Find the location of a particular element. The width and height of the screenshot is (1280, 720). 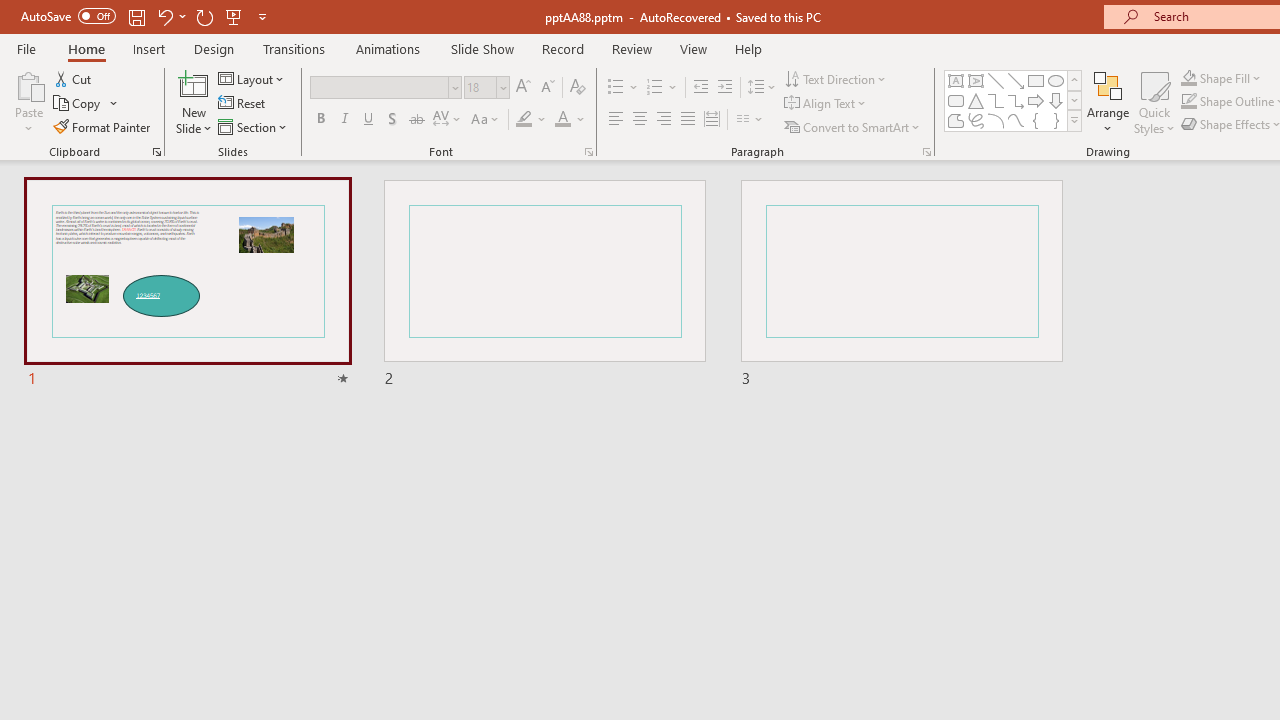

'Increase Indent' is located at coordinates (724, 86).